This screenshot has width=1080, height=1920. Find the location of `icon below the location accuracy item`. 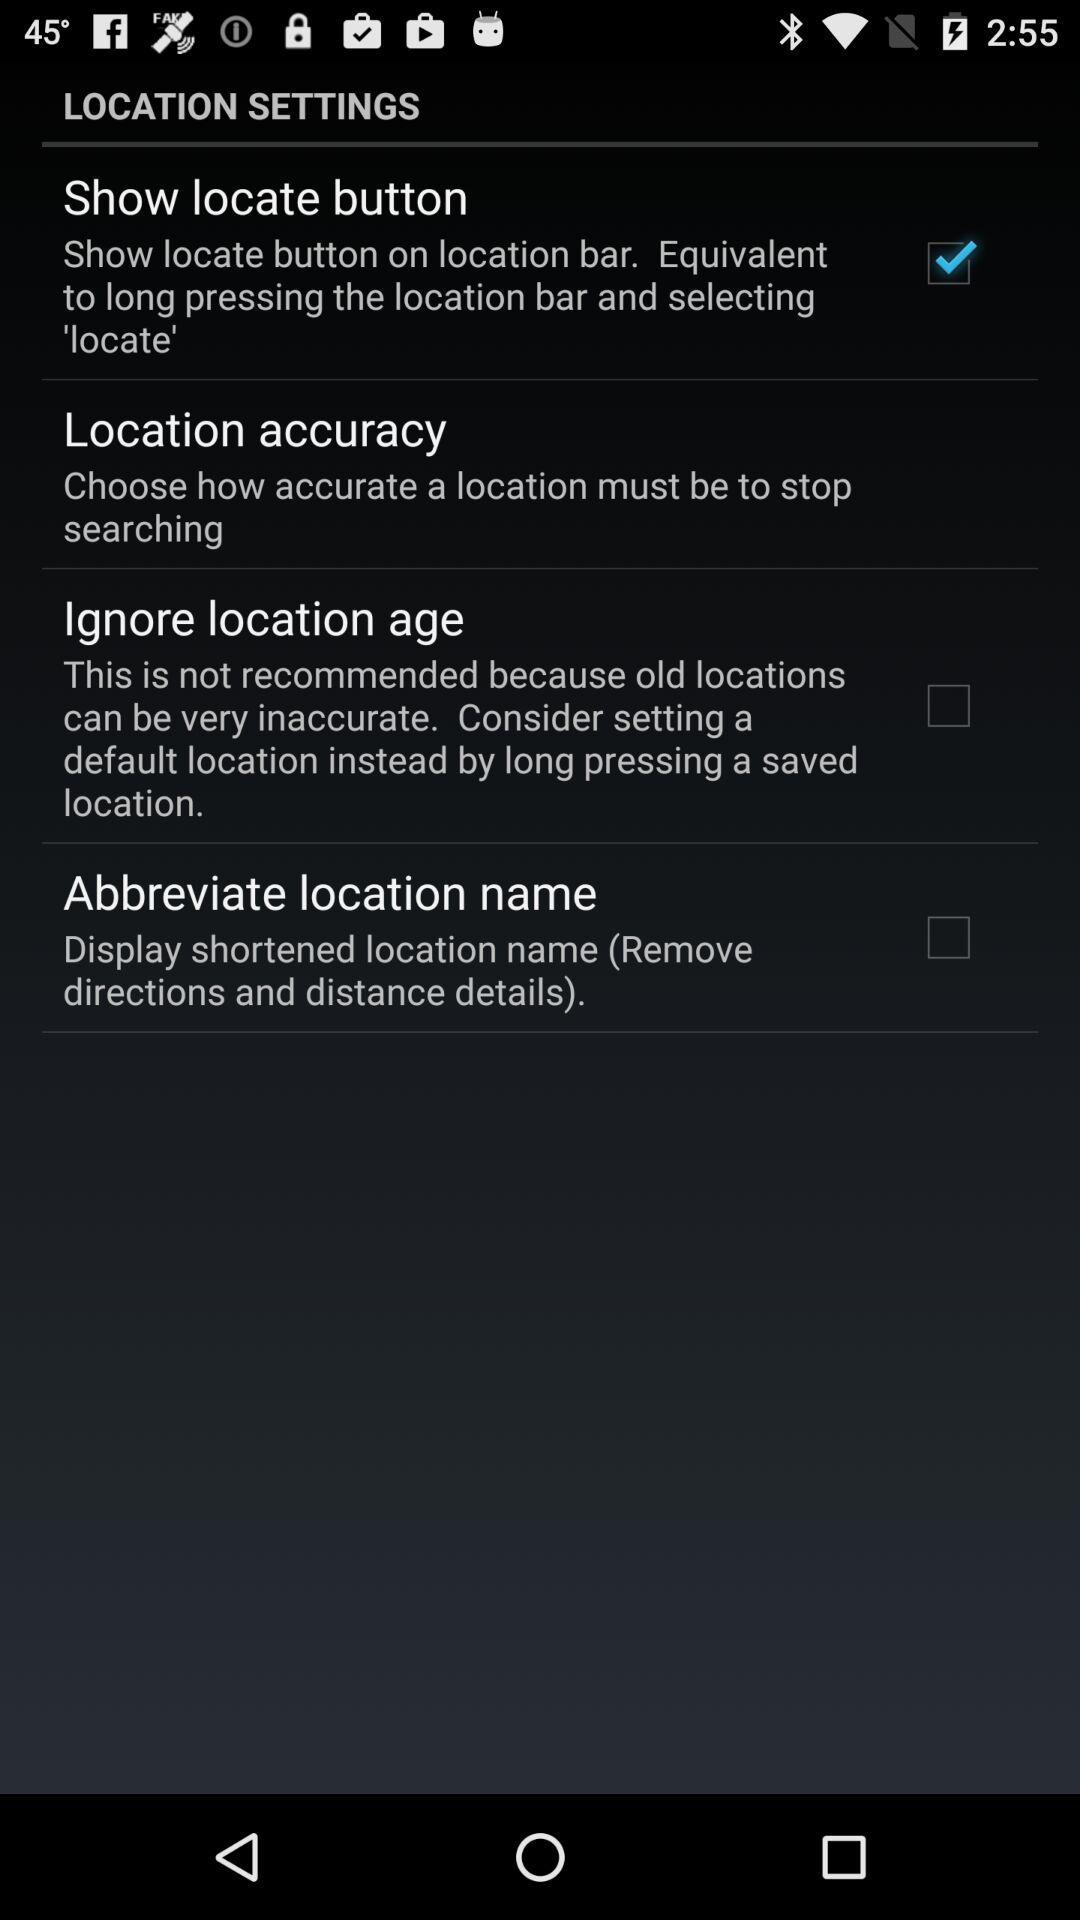

icon below the location accuracy item is located at coordinates (525, 505).